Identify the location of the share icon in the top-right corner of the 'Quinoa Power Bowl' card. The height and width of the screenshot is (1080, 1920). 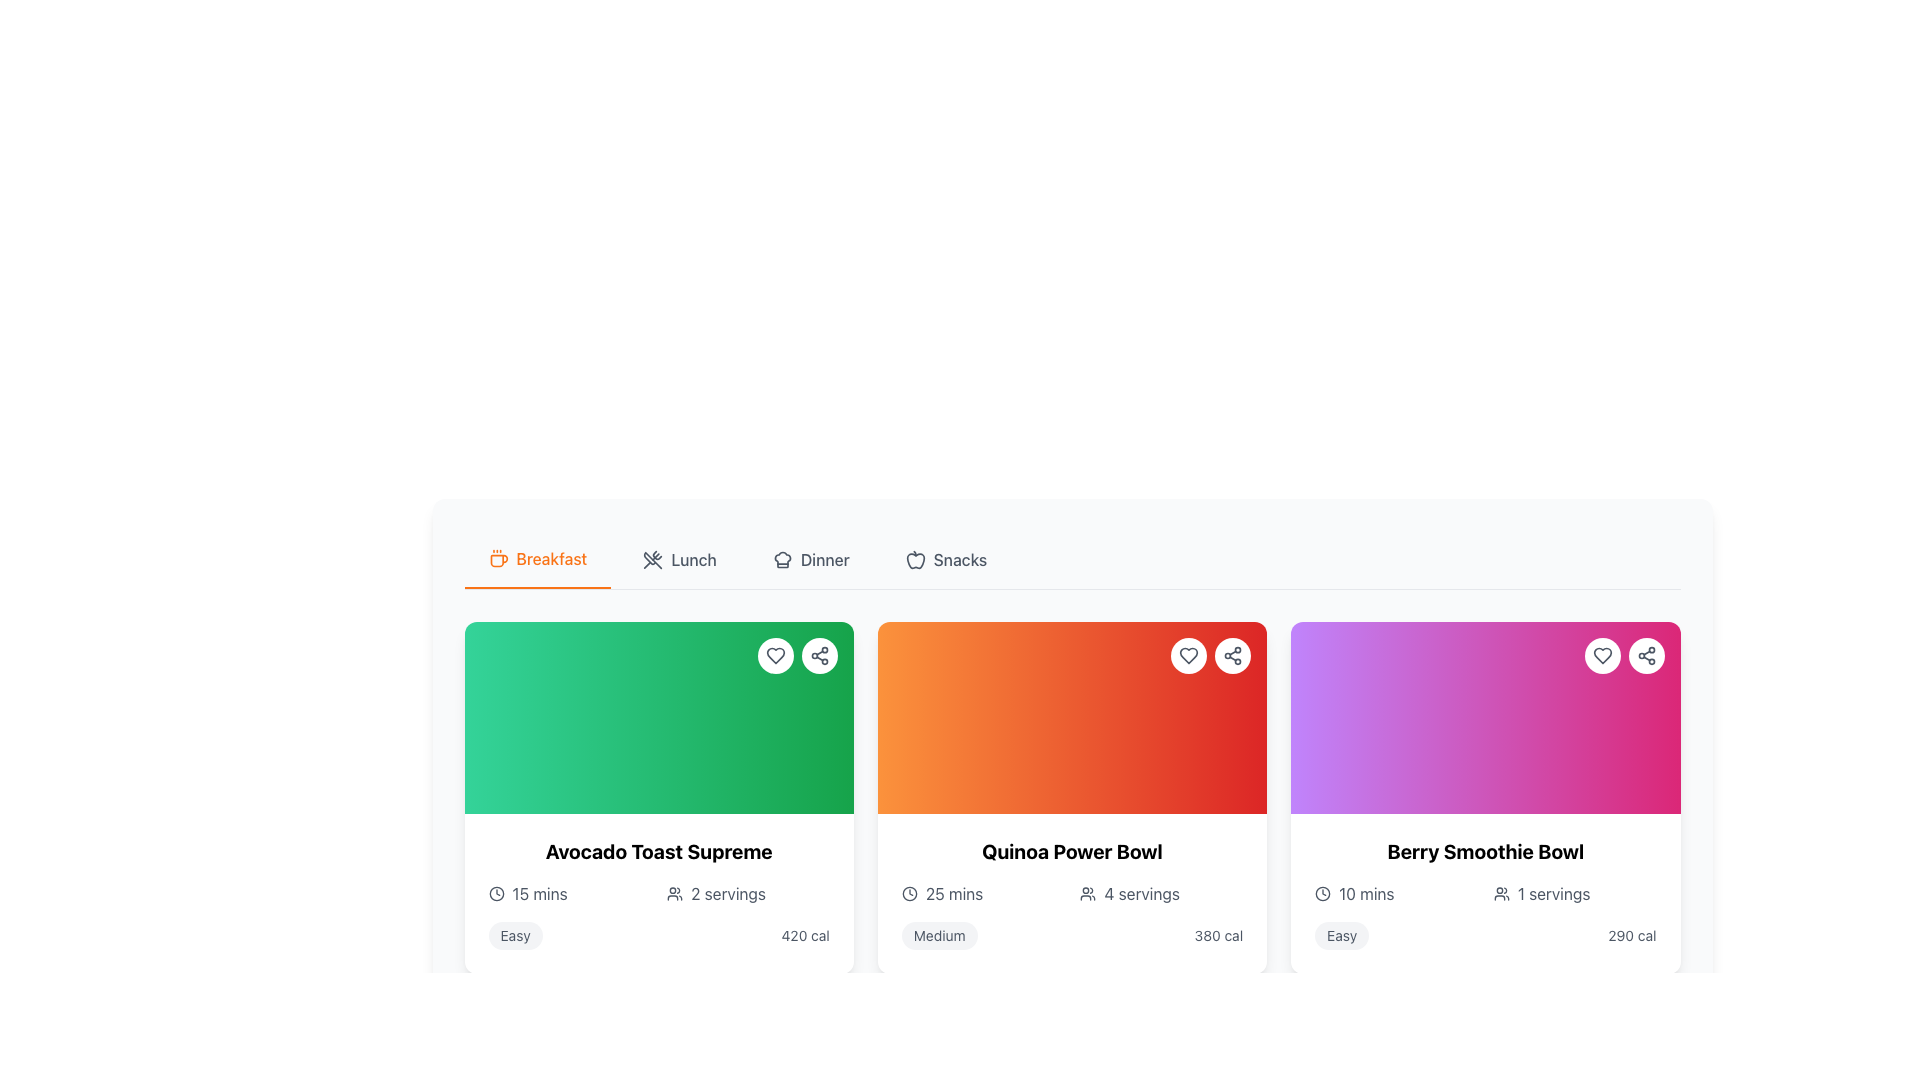
(1232, 655).